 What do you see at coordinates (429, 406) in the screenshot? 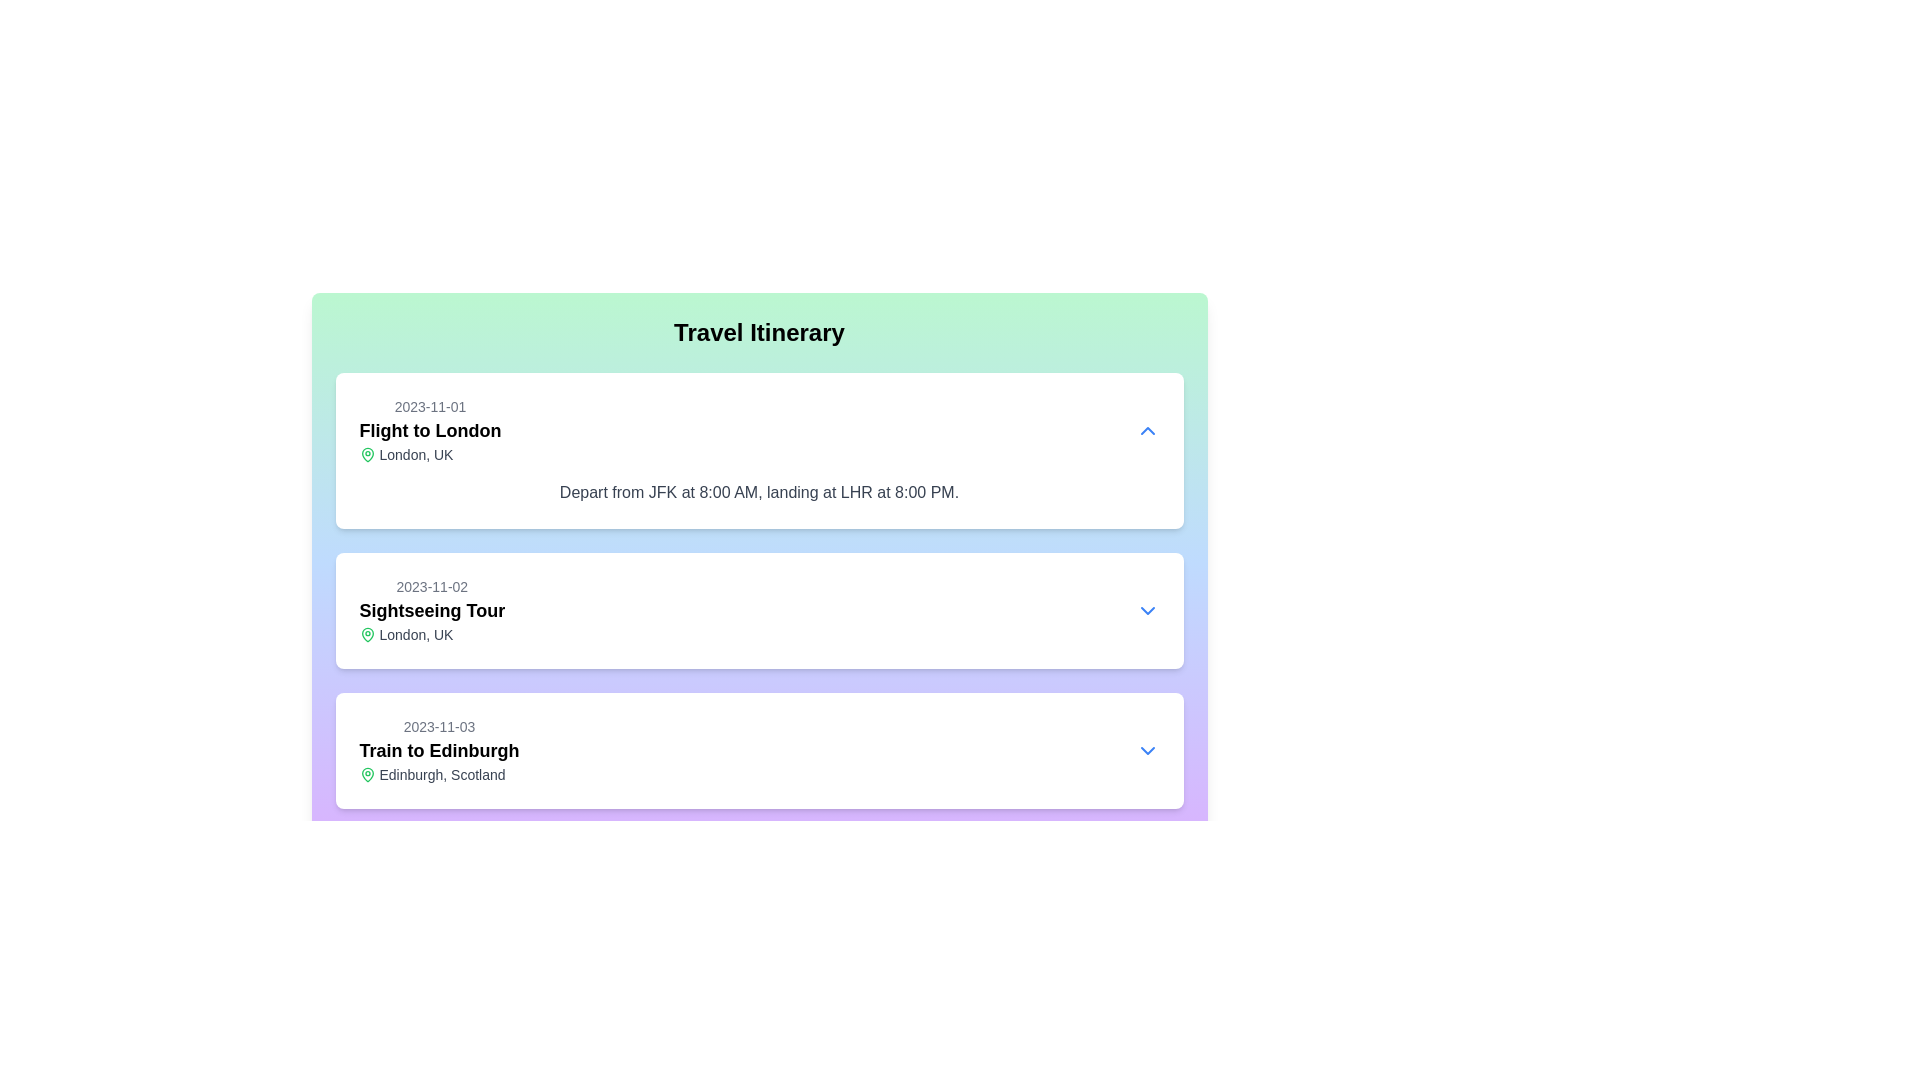
I see `text displayed in the gray colored text label that shows '2023-11-01', which is positioned above the 'Flight to London' title and to the left of the 'London, UK' label` at bounding box center [429, 406].